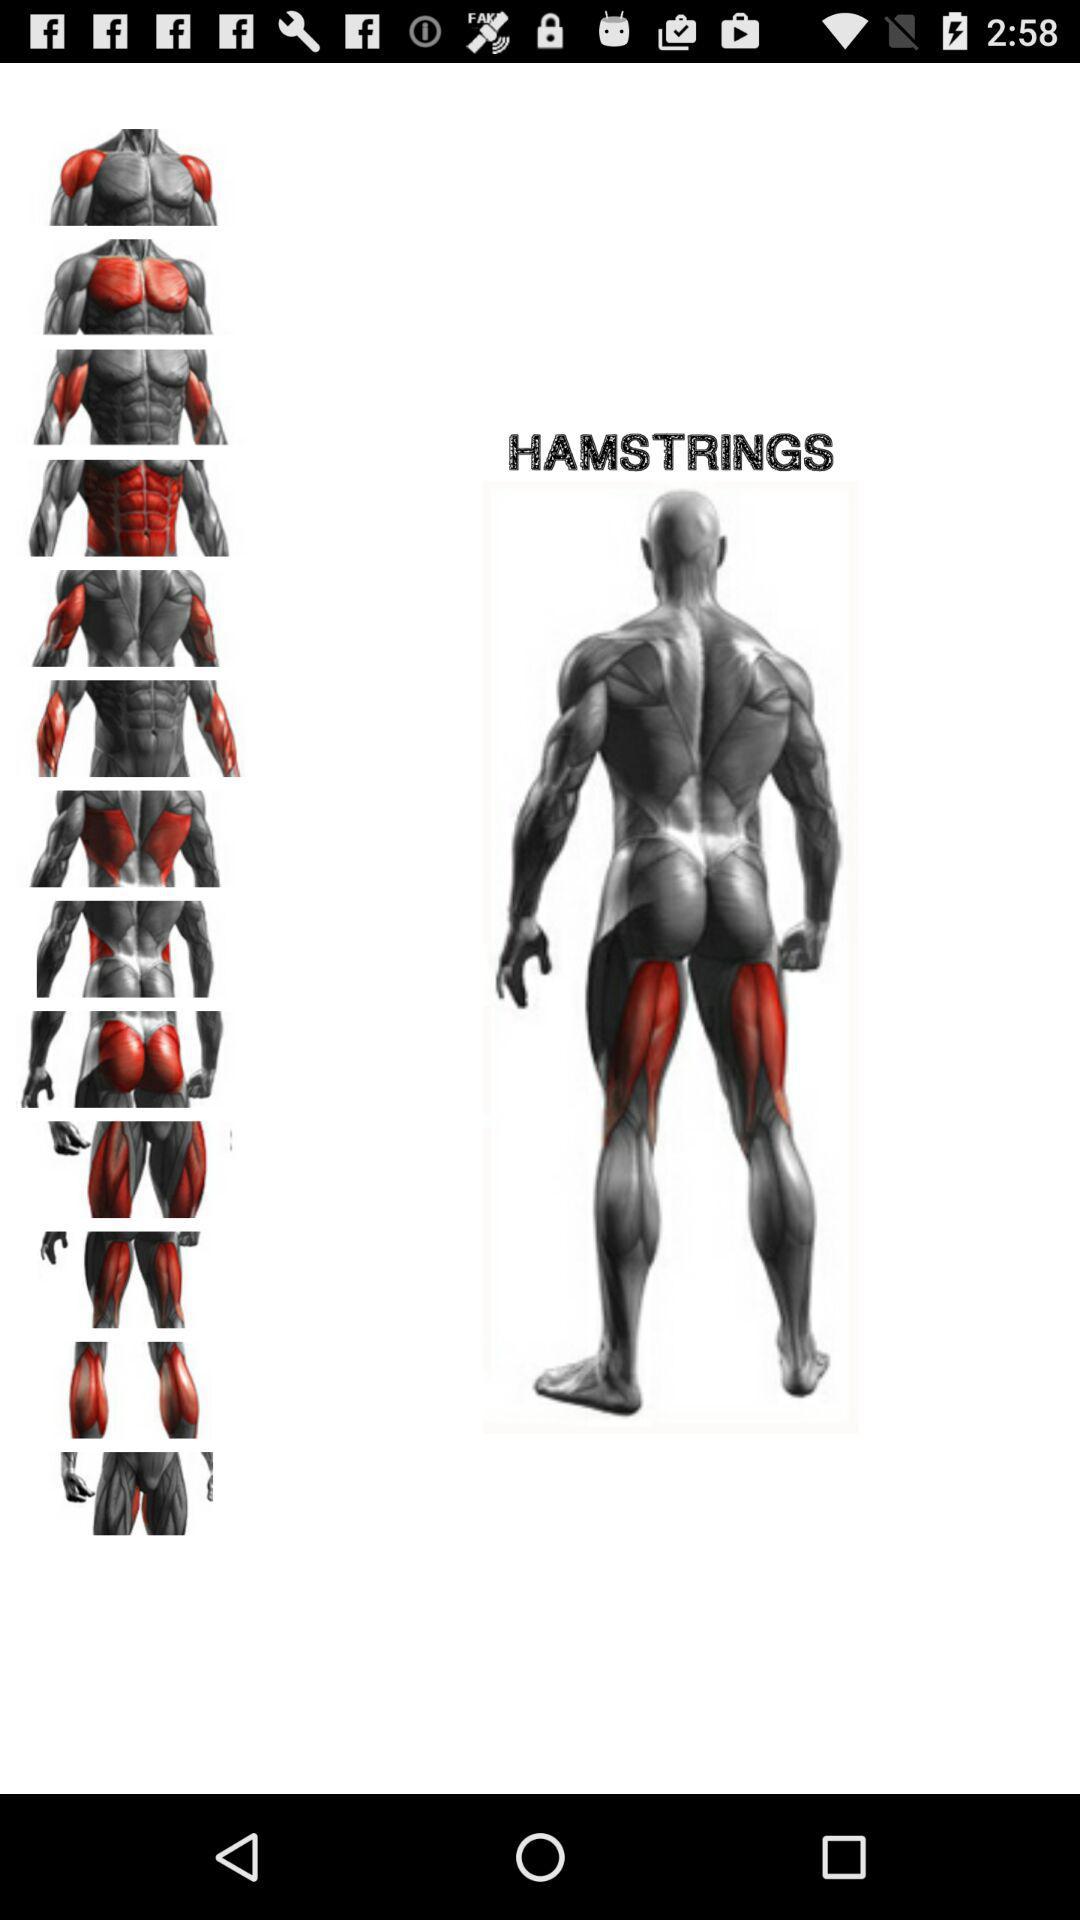 This screenshot has width=1080, height=1920. Describe the element at coordinates (131, 832) in the screenshot. I see `choose back muscles option` at that location.